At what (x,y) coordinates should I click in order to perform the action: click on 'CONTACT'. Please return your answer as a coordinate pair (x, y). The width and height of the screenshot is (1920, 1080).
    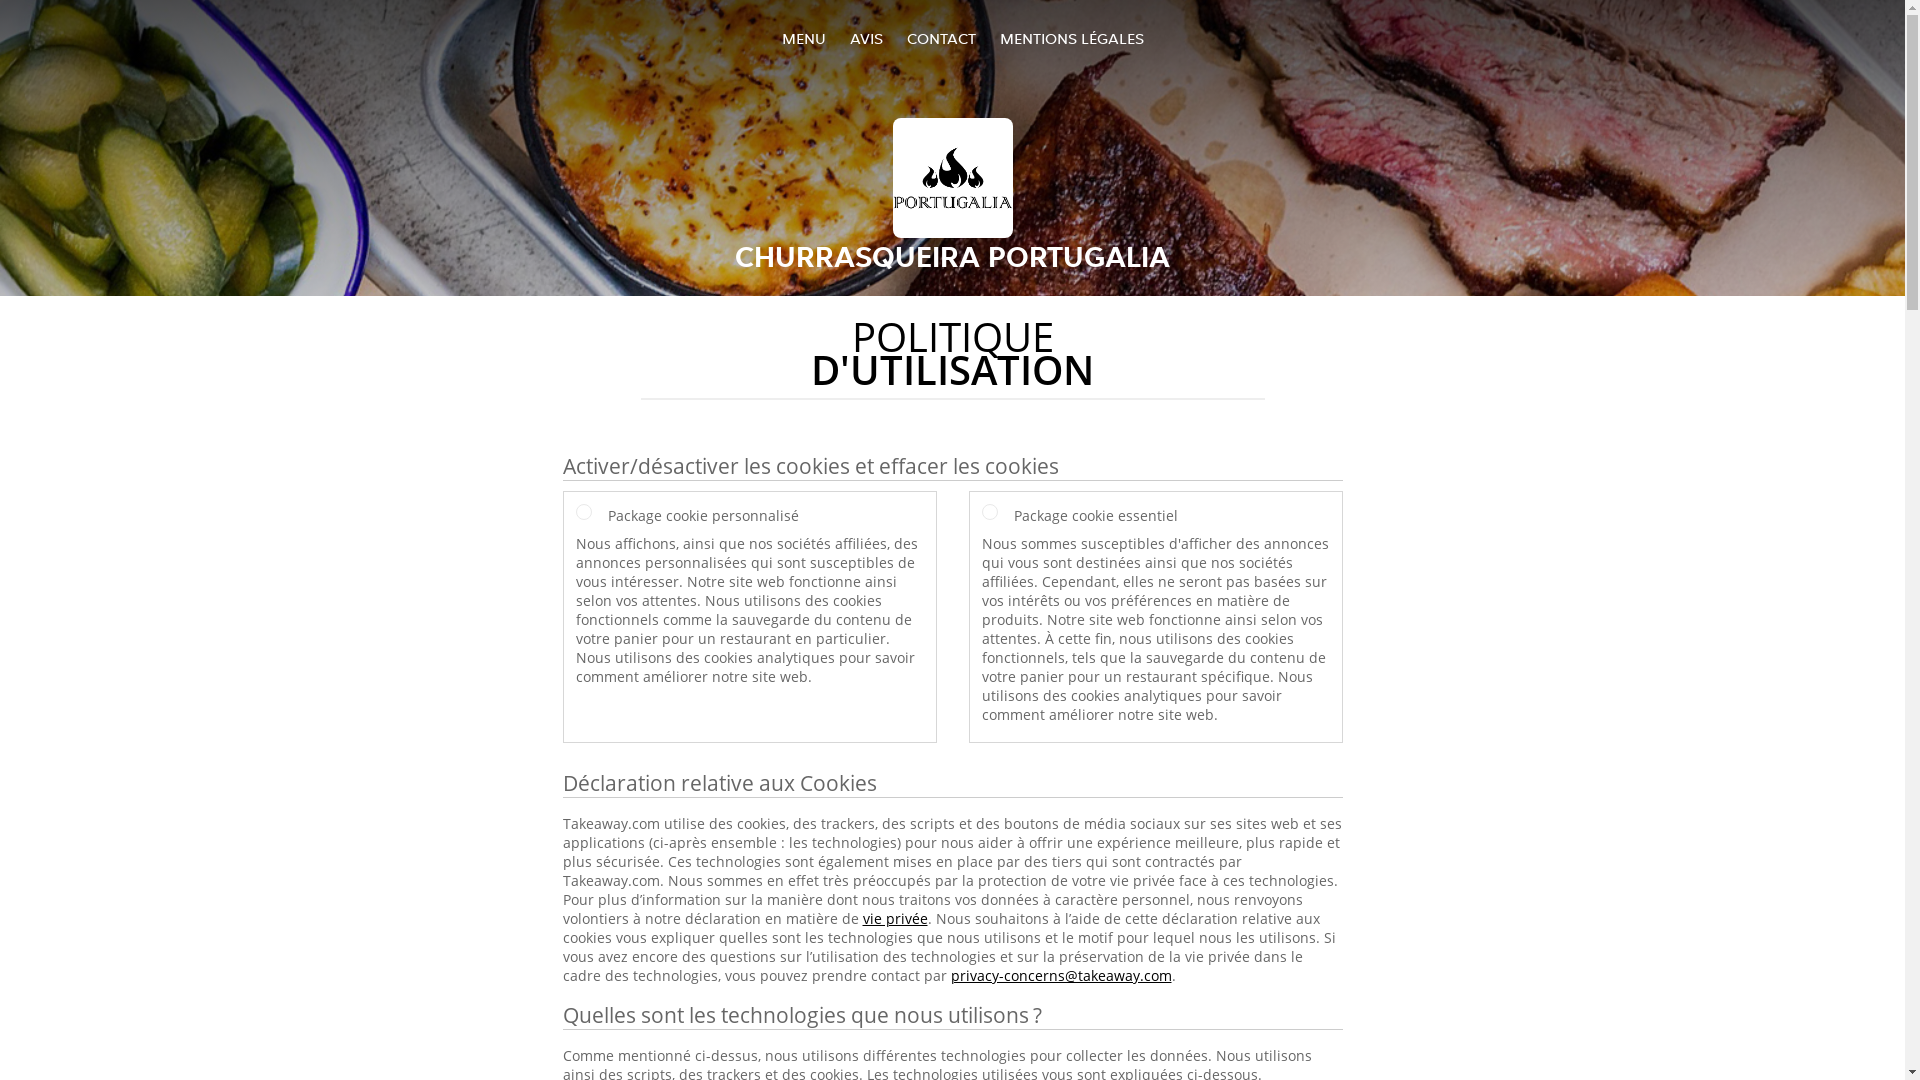
    Looking at the image, I should click on (939, 38).